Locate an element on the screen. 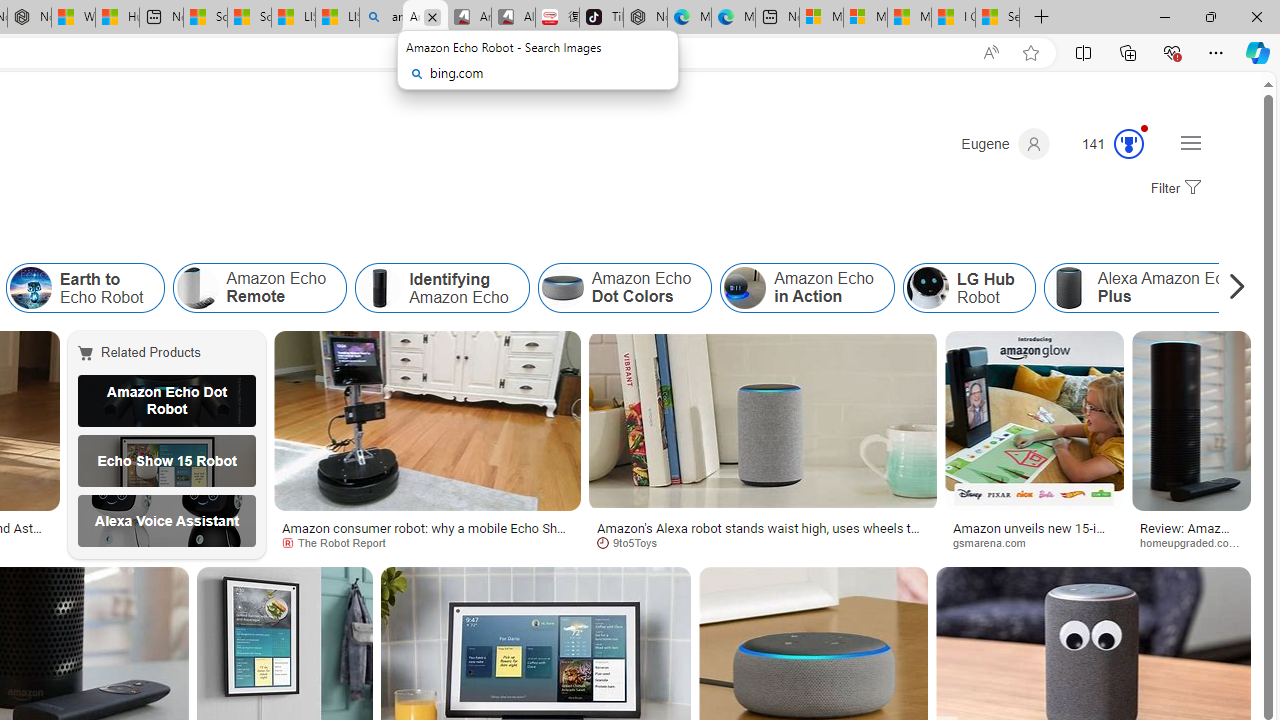 The width and height of the screenshot is (1280, 720). 'gsmarena.com' is located at coordinates (996, 542).